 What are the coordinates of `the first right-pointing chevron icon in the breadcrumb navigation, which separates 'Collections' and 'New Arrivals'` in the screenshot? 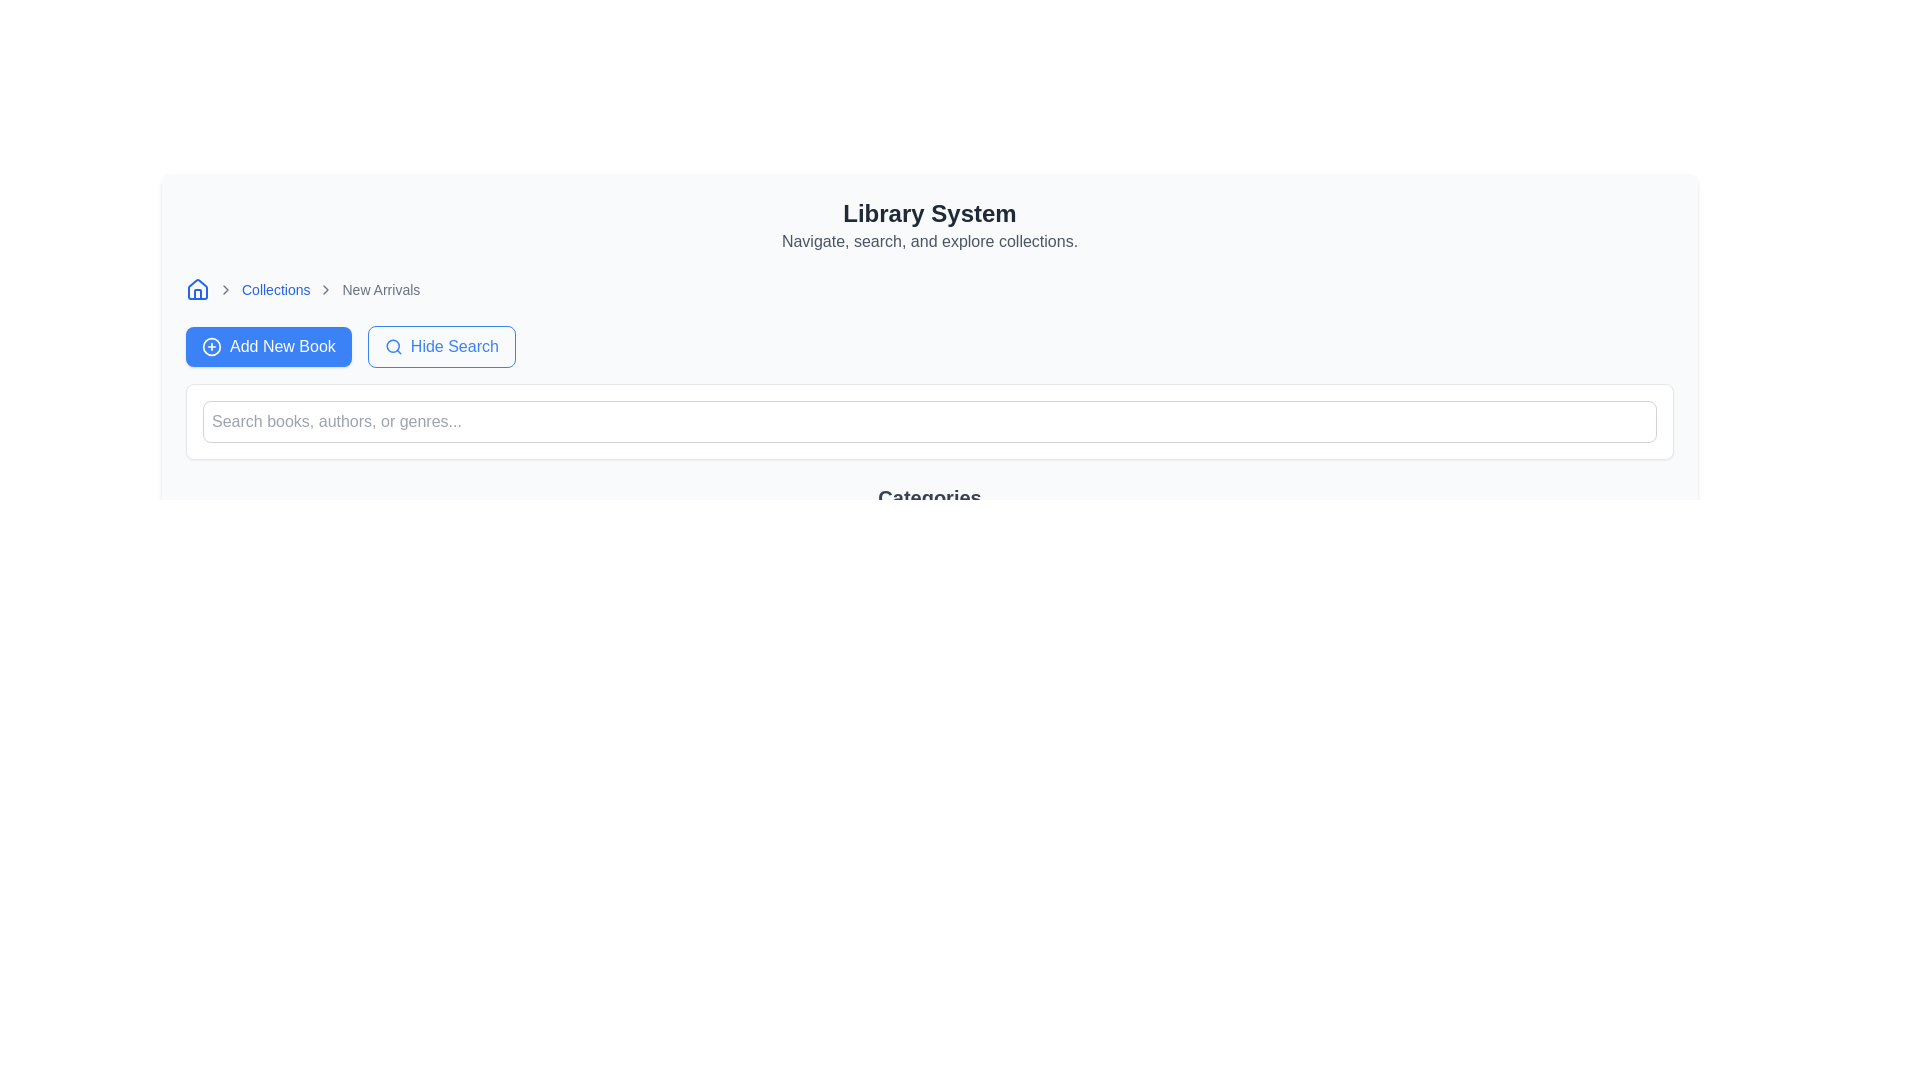 It's located at (225, 289).